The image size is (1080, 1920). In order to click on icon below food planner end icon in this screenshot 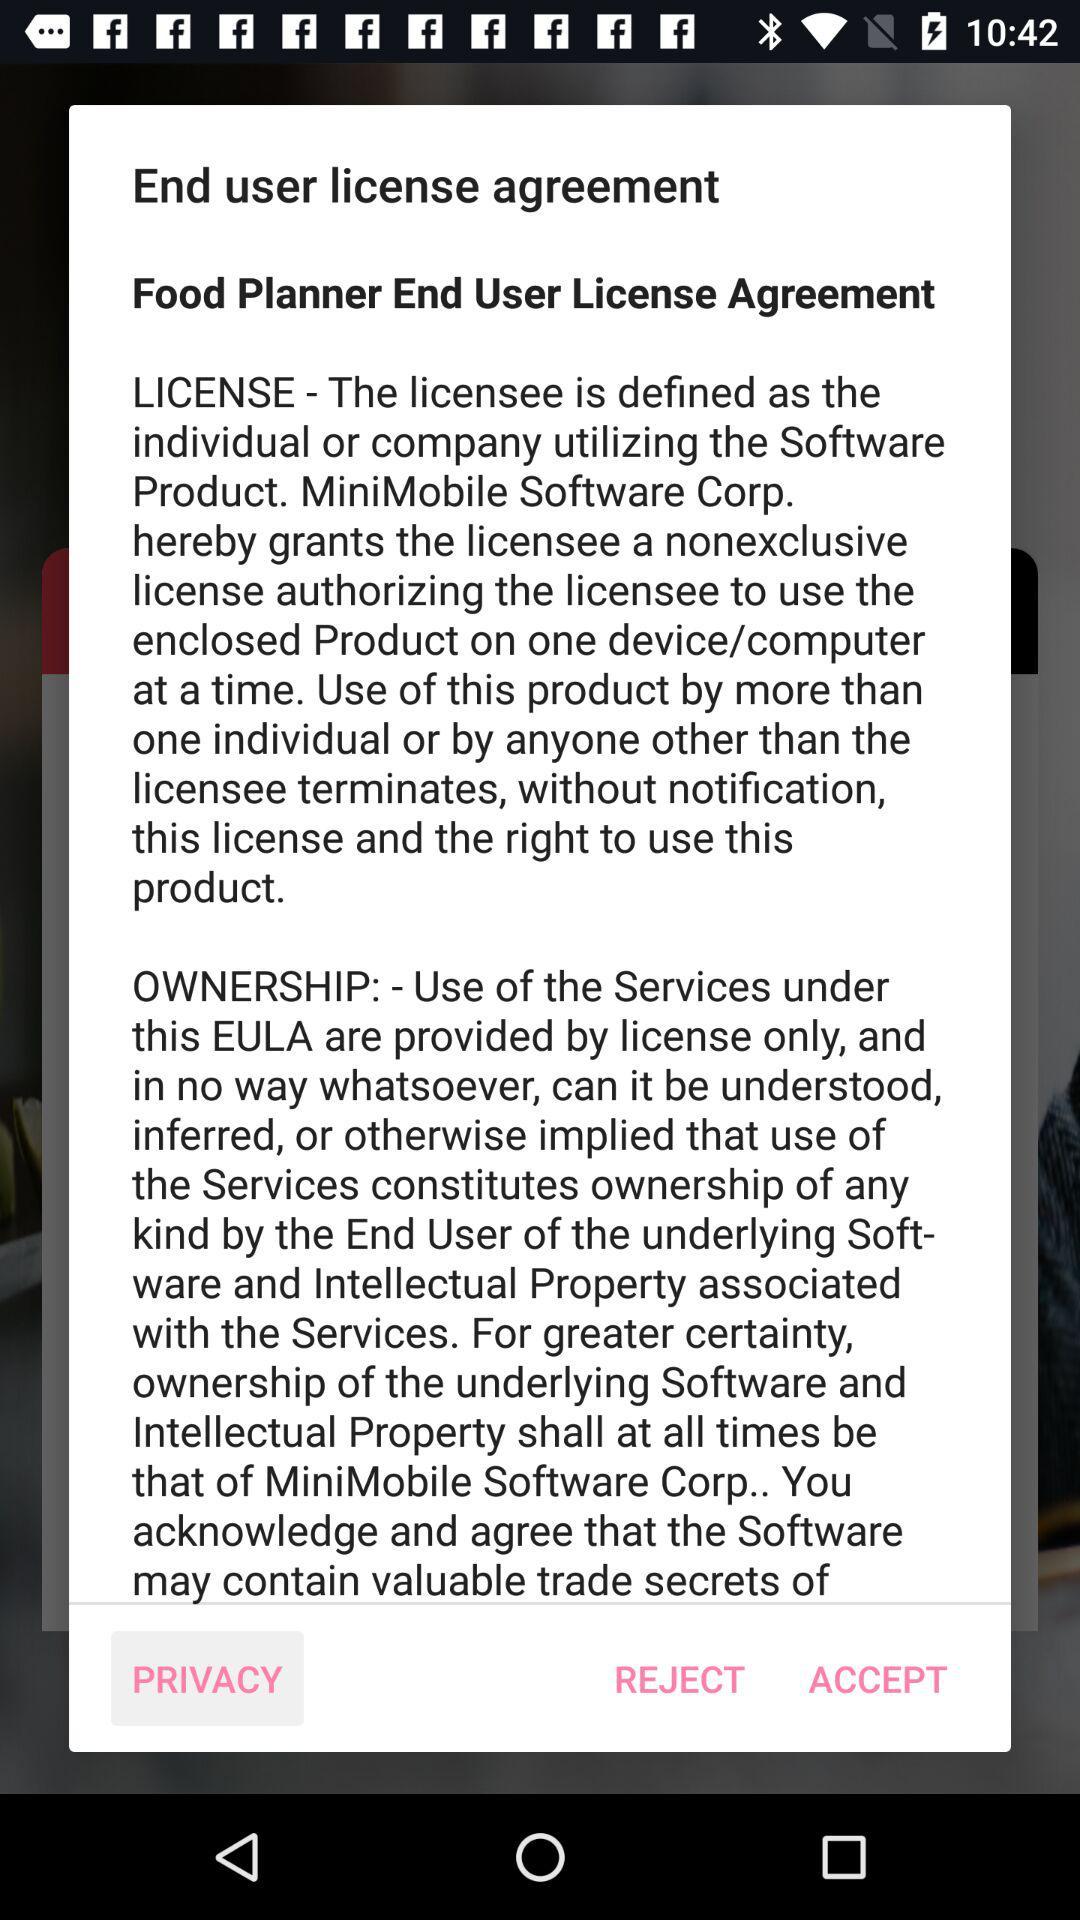, I will do `click(678, 1678)`.